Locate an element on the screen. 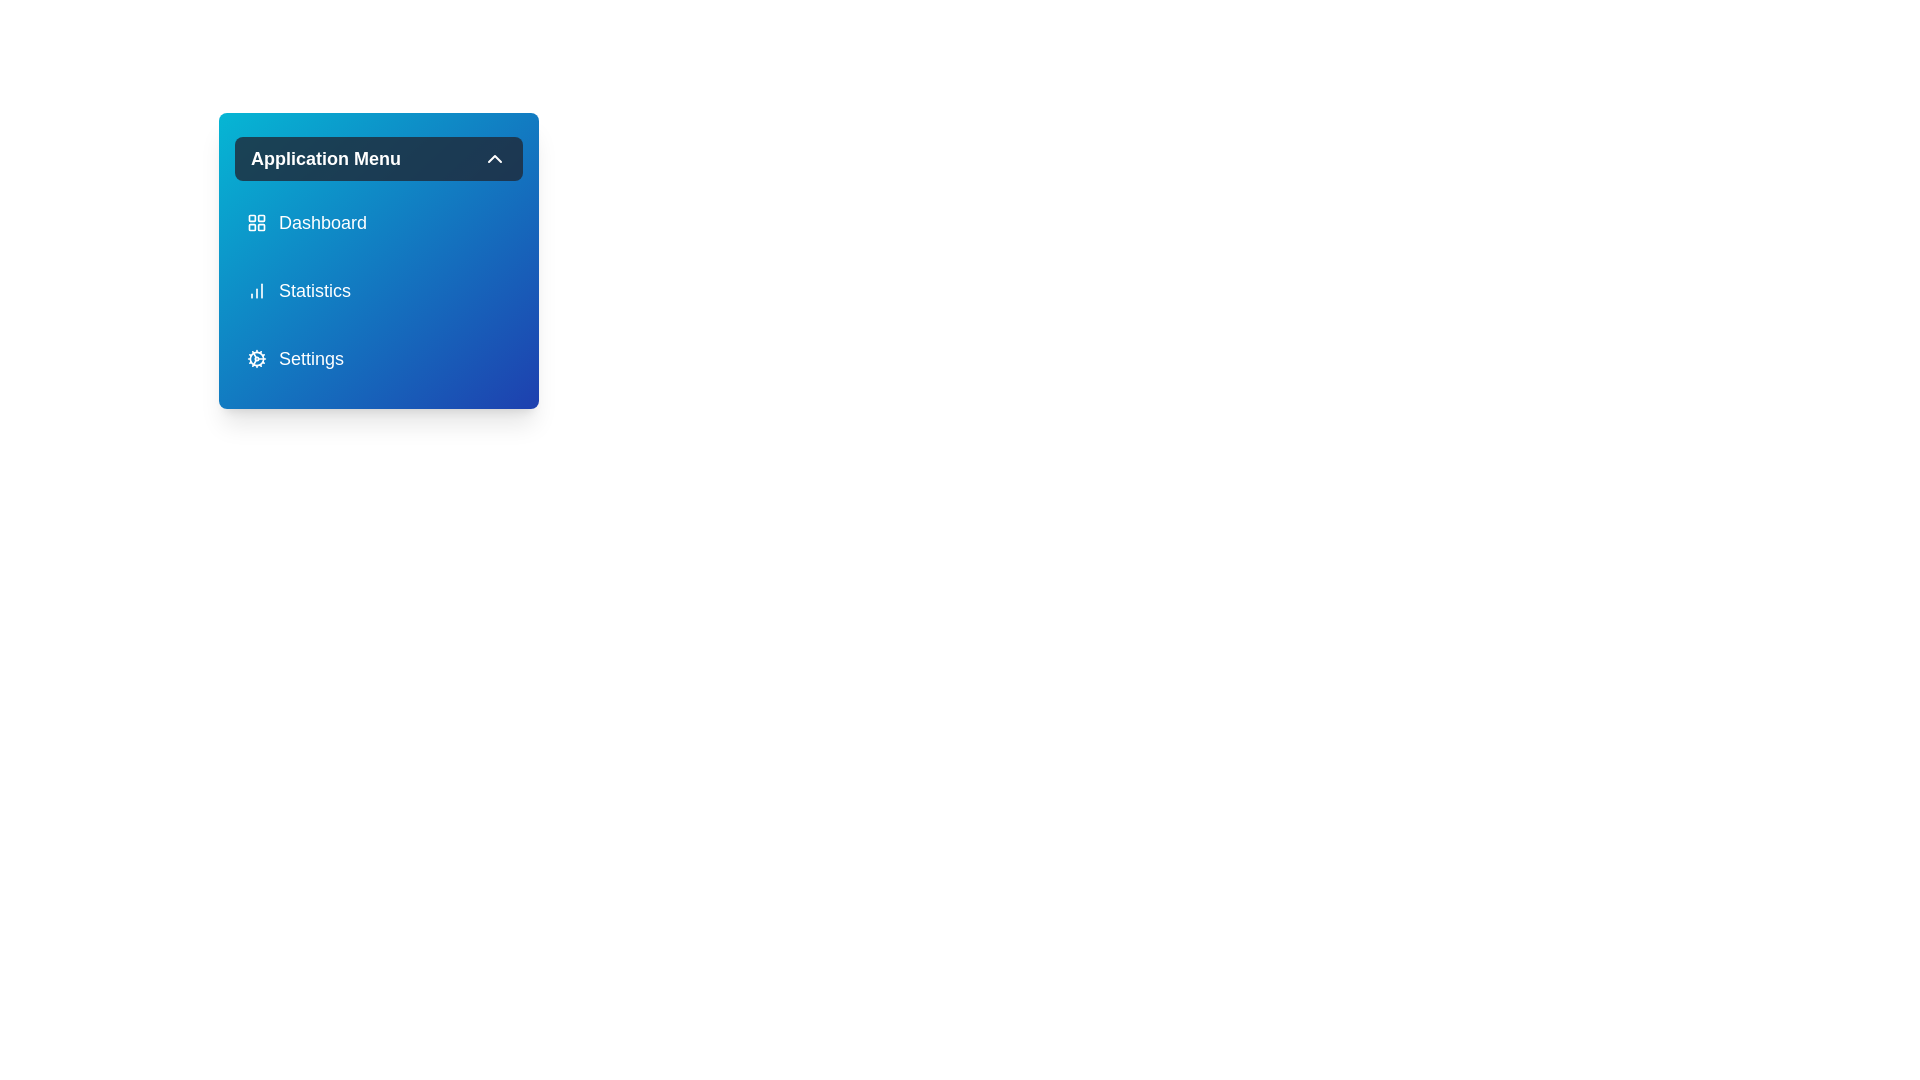 Image resolution: width=1920 pixels, height=1080 pixels. the toggle button to toggle the menu visibility is located at coordinates (379, 157).